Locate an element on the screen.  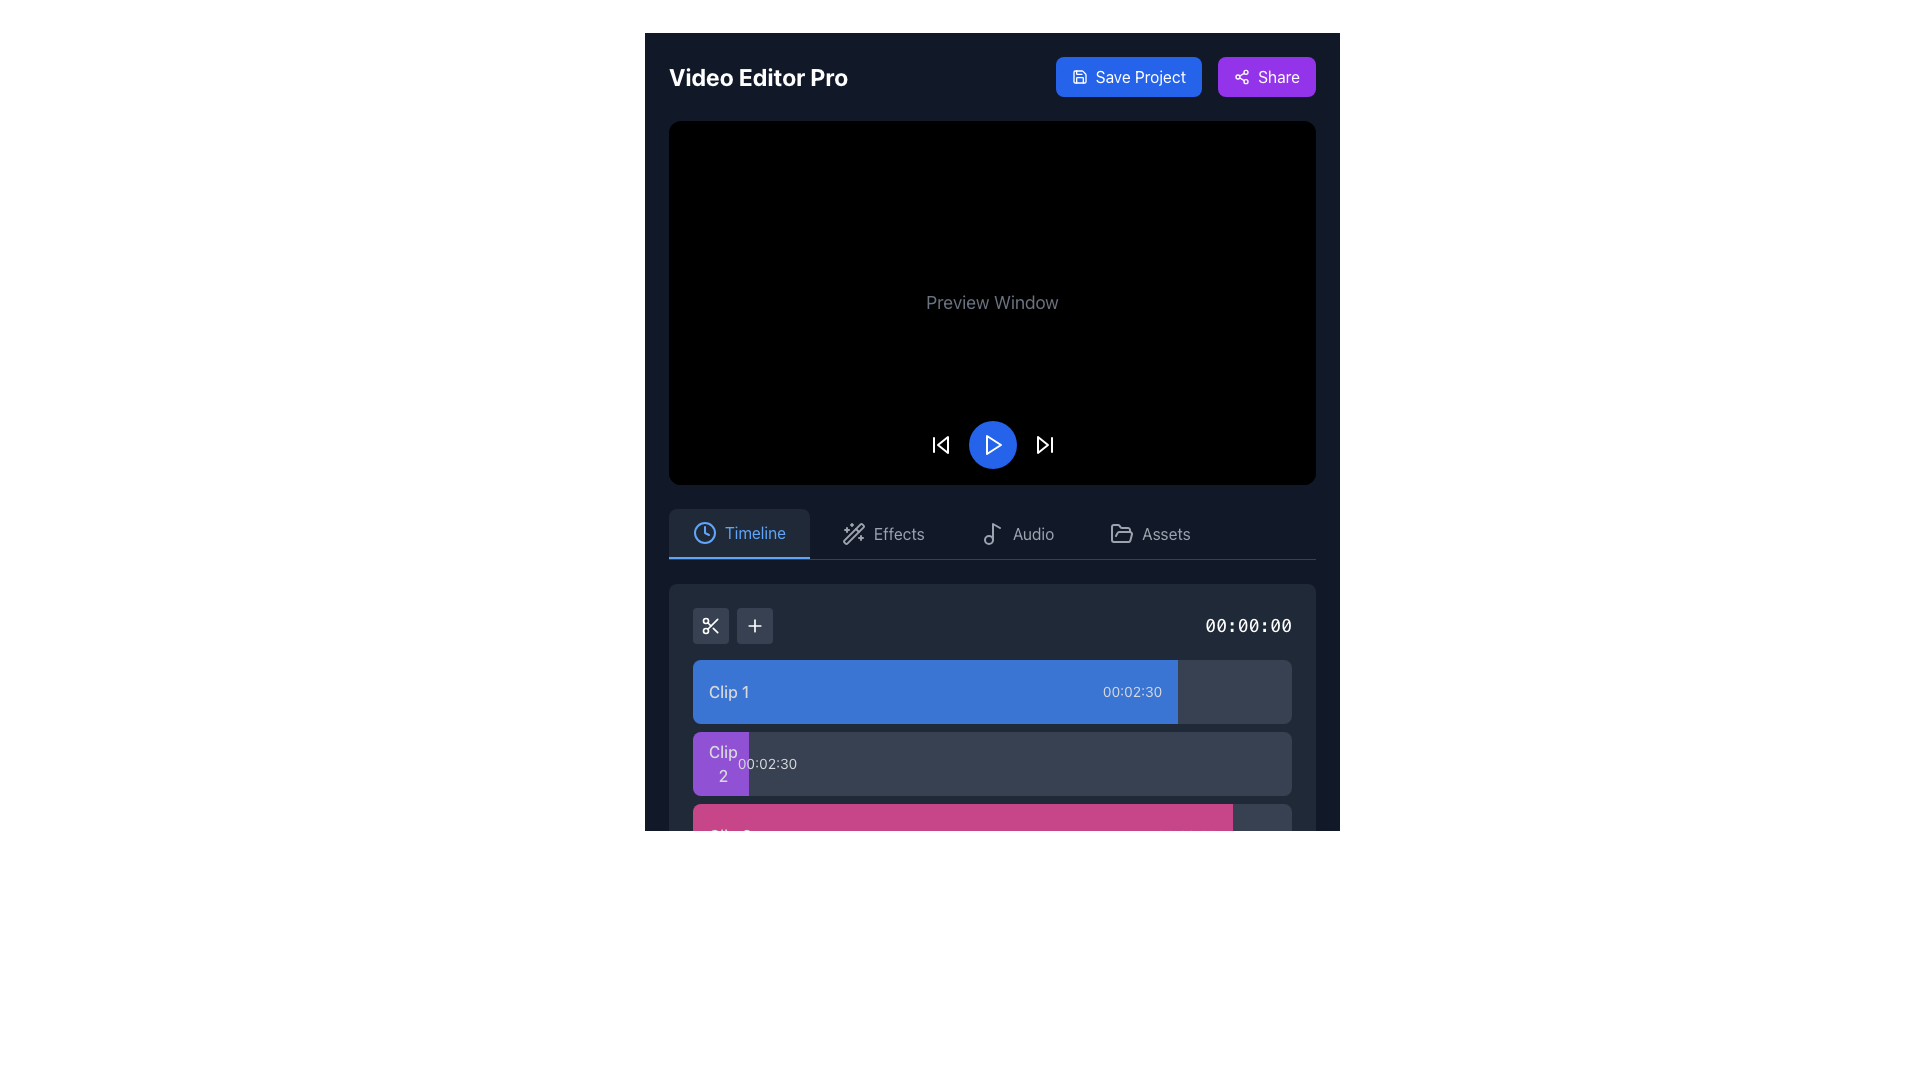
the text label in the top-right section of the horizontal navigation bar is located at coordinates (1166, 532).